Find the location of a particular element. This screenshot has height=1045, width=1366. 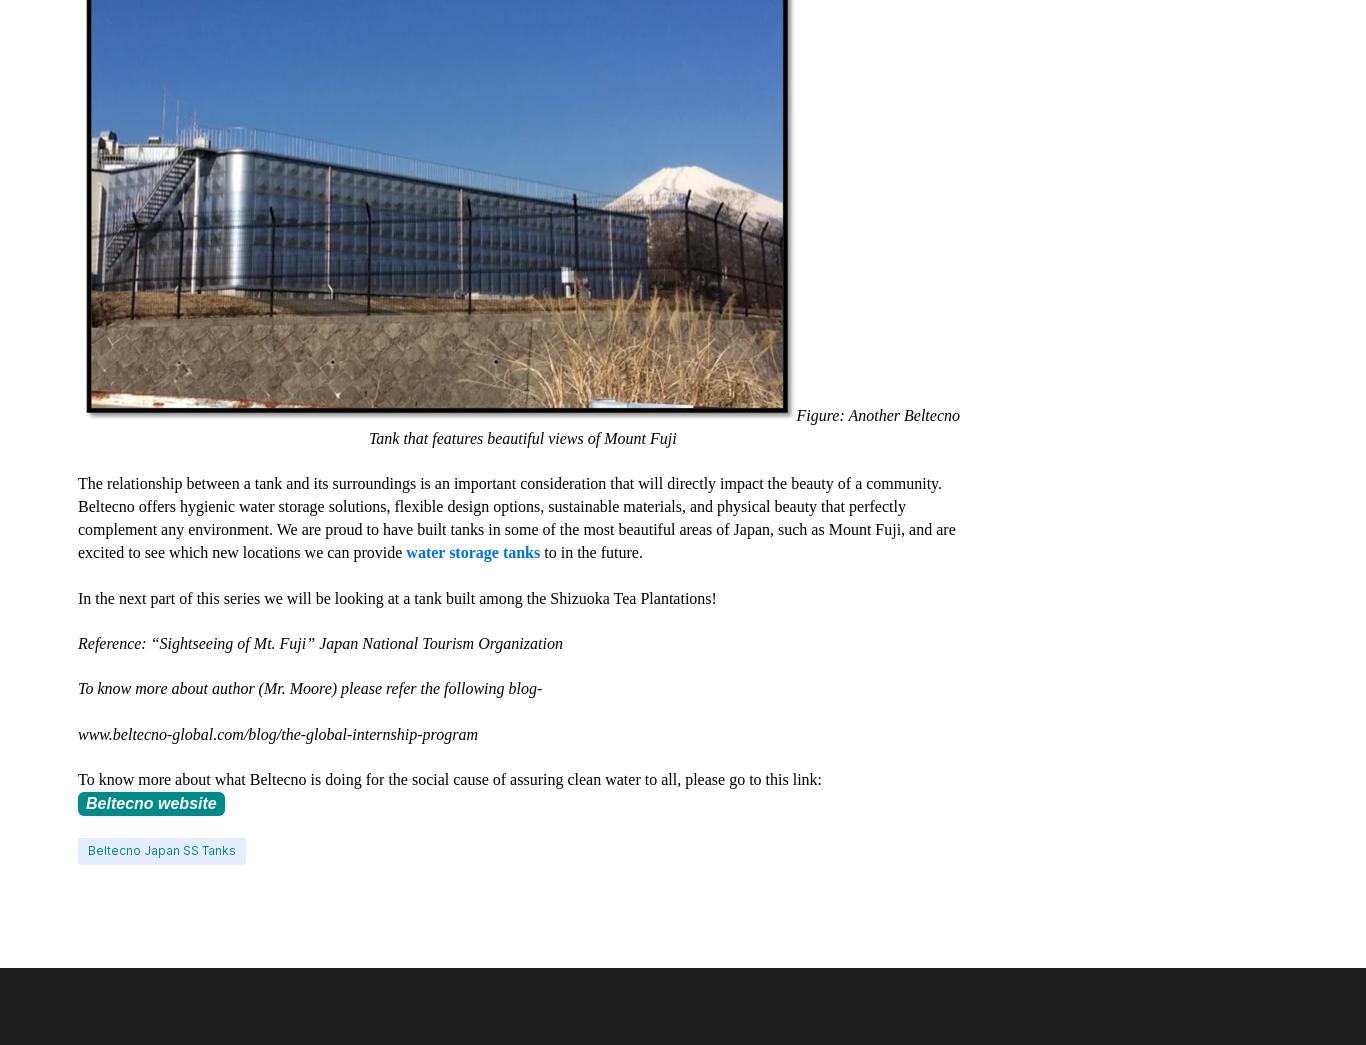

'Reference:' is located at coordinates (114, 643).